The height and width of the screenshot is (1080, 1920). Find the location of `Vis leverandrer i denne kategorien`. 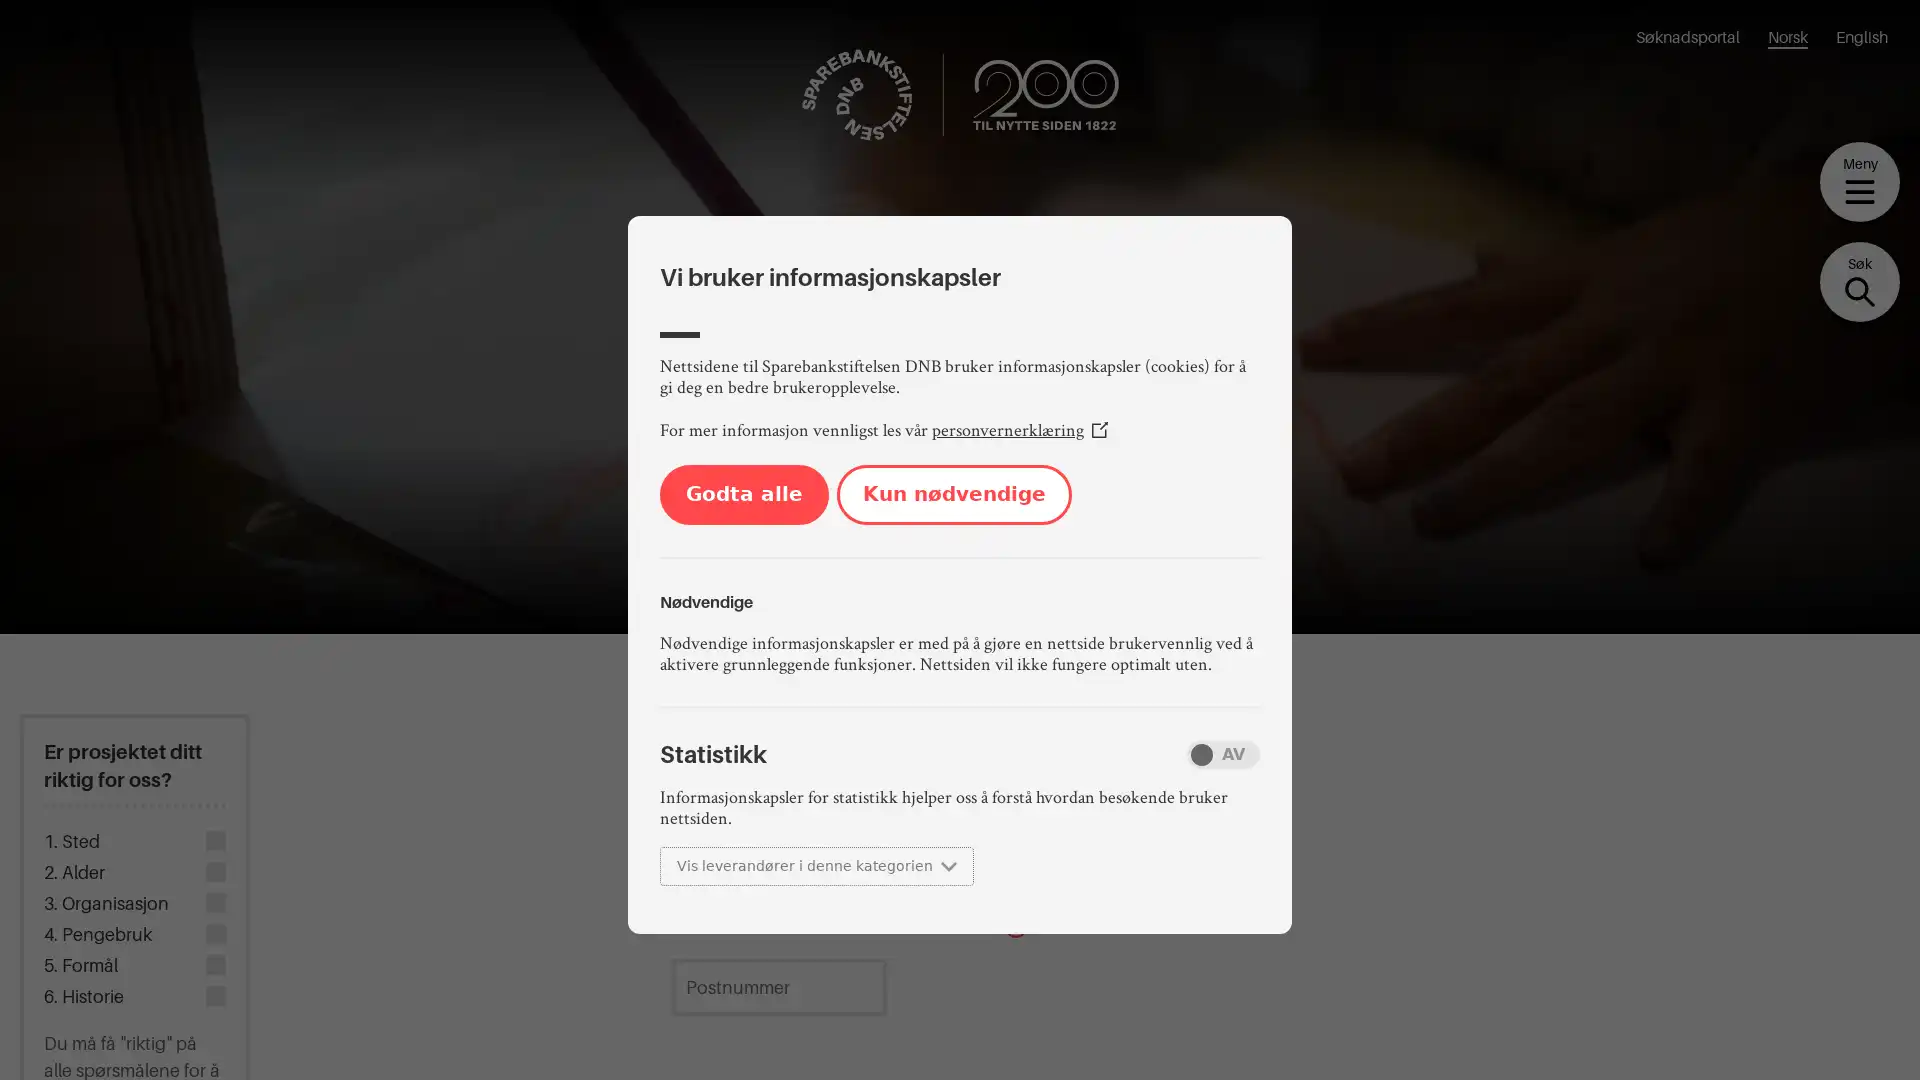

Vis leverandrer i denne kategorien is located at coordinates (816, 865).